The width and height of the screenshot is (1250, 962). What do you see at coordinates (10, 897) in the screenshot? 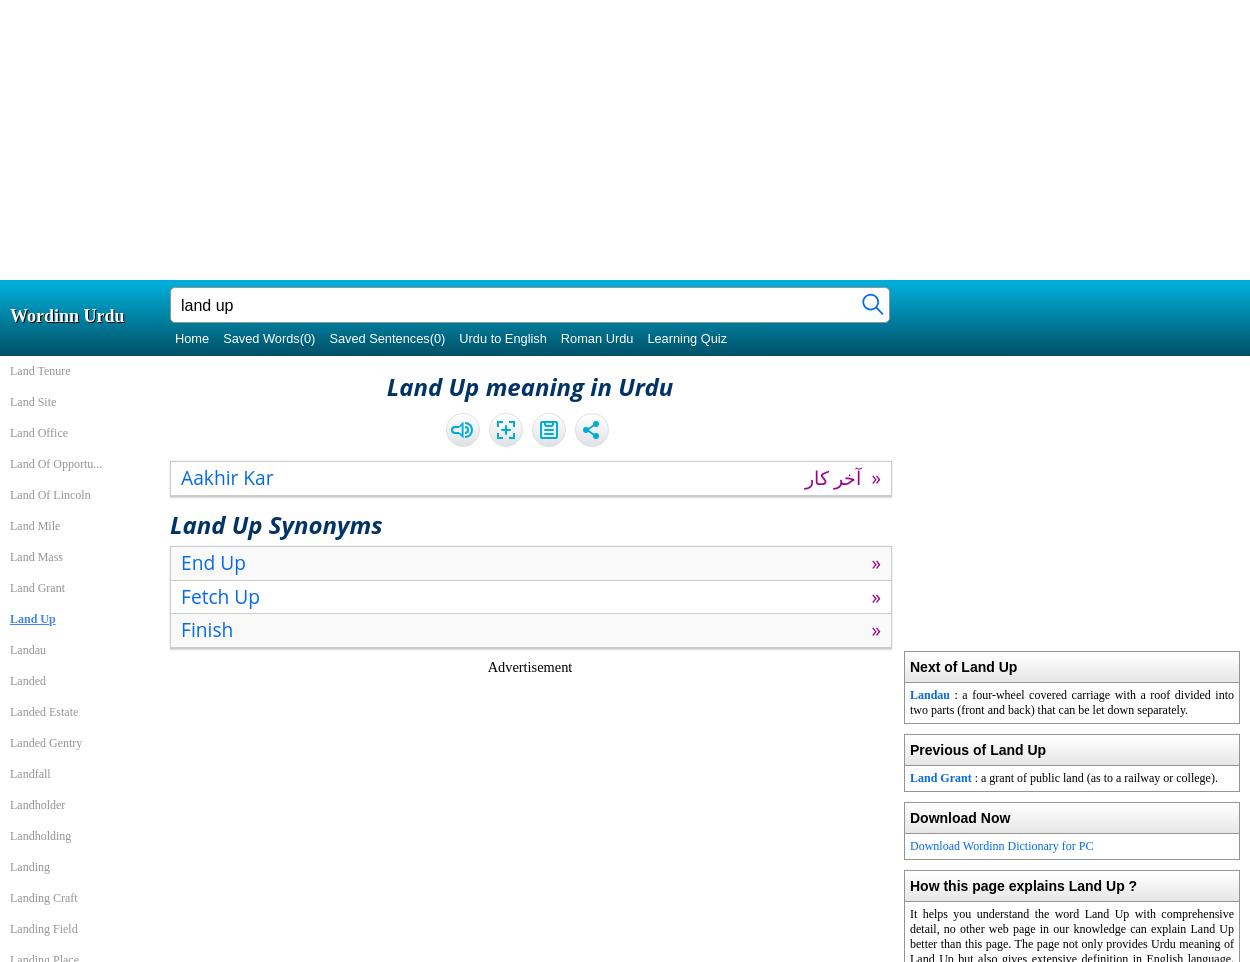
I see `'Landing Craft'` at bounding box center [10, 897].